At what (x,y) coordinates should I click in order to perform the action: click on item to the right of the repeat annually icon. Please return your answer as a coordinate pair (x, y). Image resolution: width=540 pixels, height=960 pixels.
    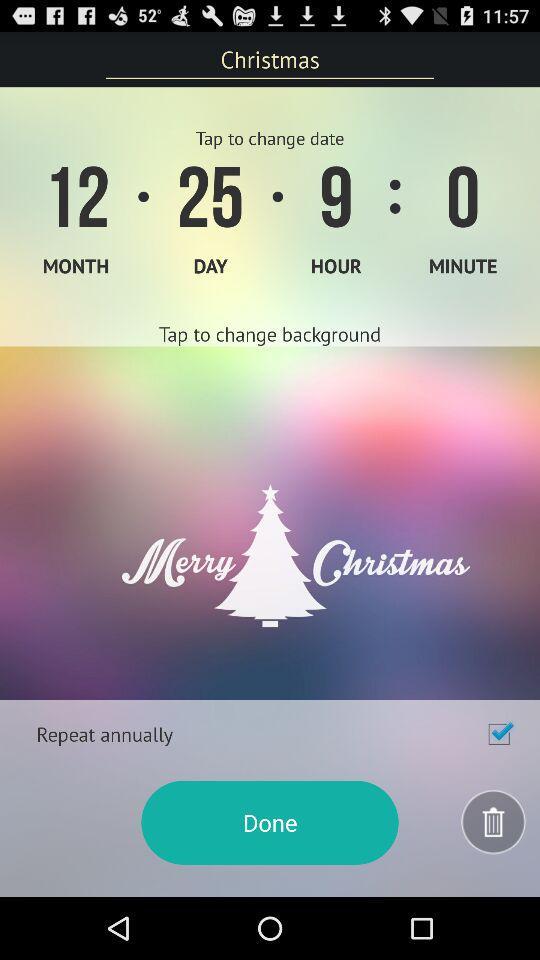
    Looking at the image, I should click on (498, 733).